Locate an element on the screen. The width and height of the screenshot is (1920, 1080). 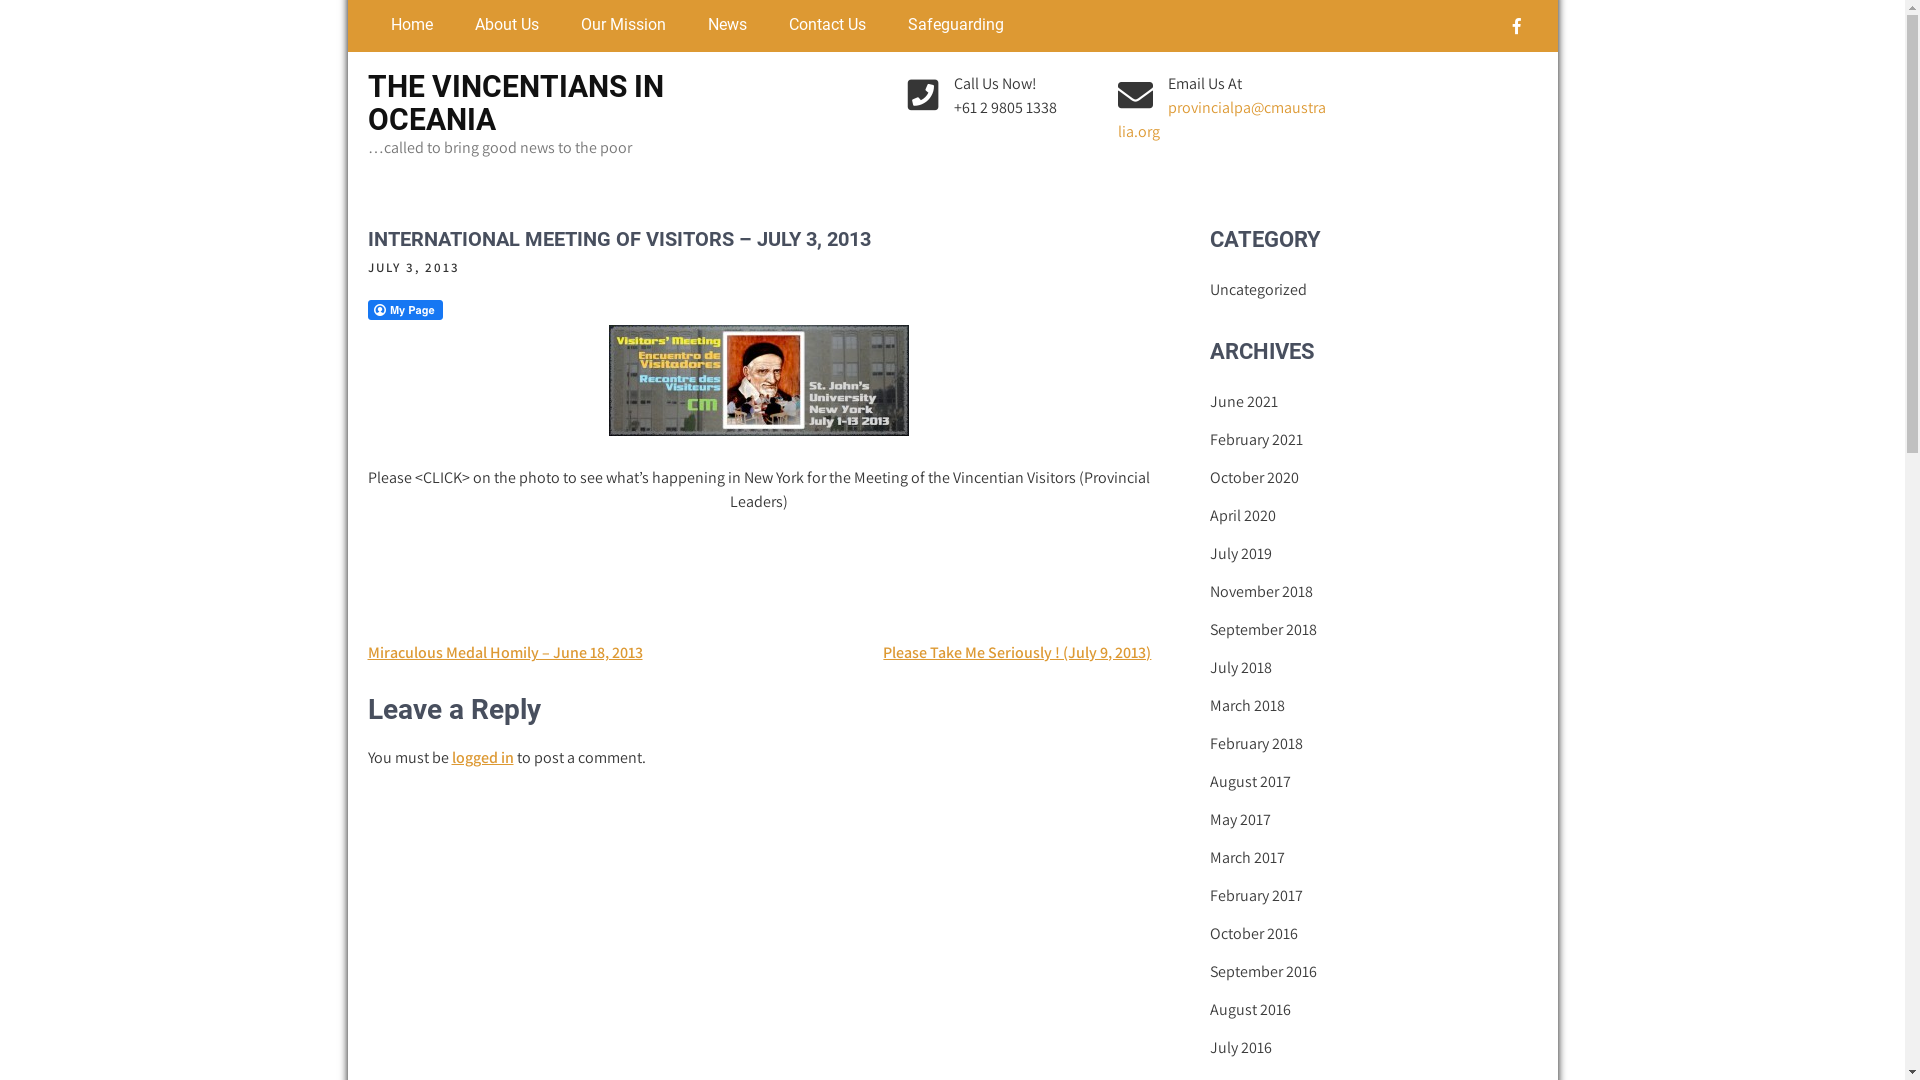
'March 2018' is located at coordinates (1246, 704).